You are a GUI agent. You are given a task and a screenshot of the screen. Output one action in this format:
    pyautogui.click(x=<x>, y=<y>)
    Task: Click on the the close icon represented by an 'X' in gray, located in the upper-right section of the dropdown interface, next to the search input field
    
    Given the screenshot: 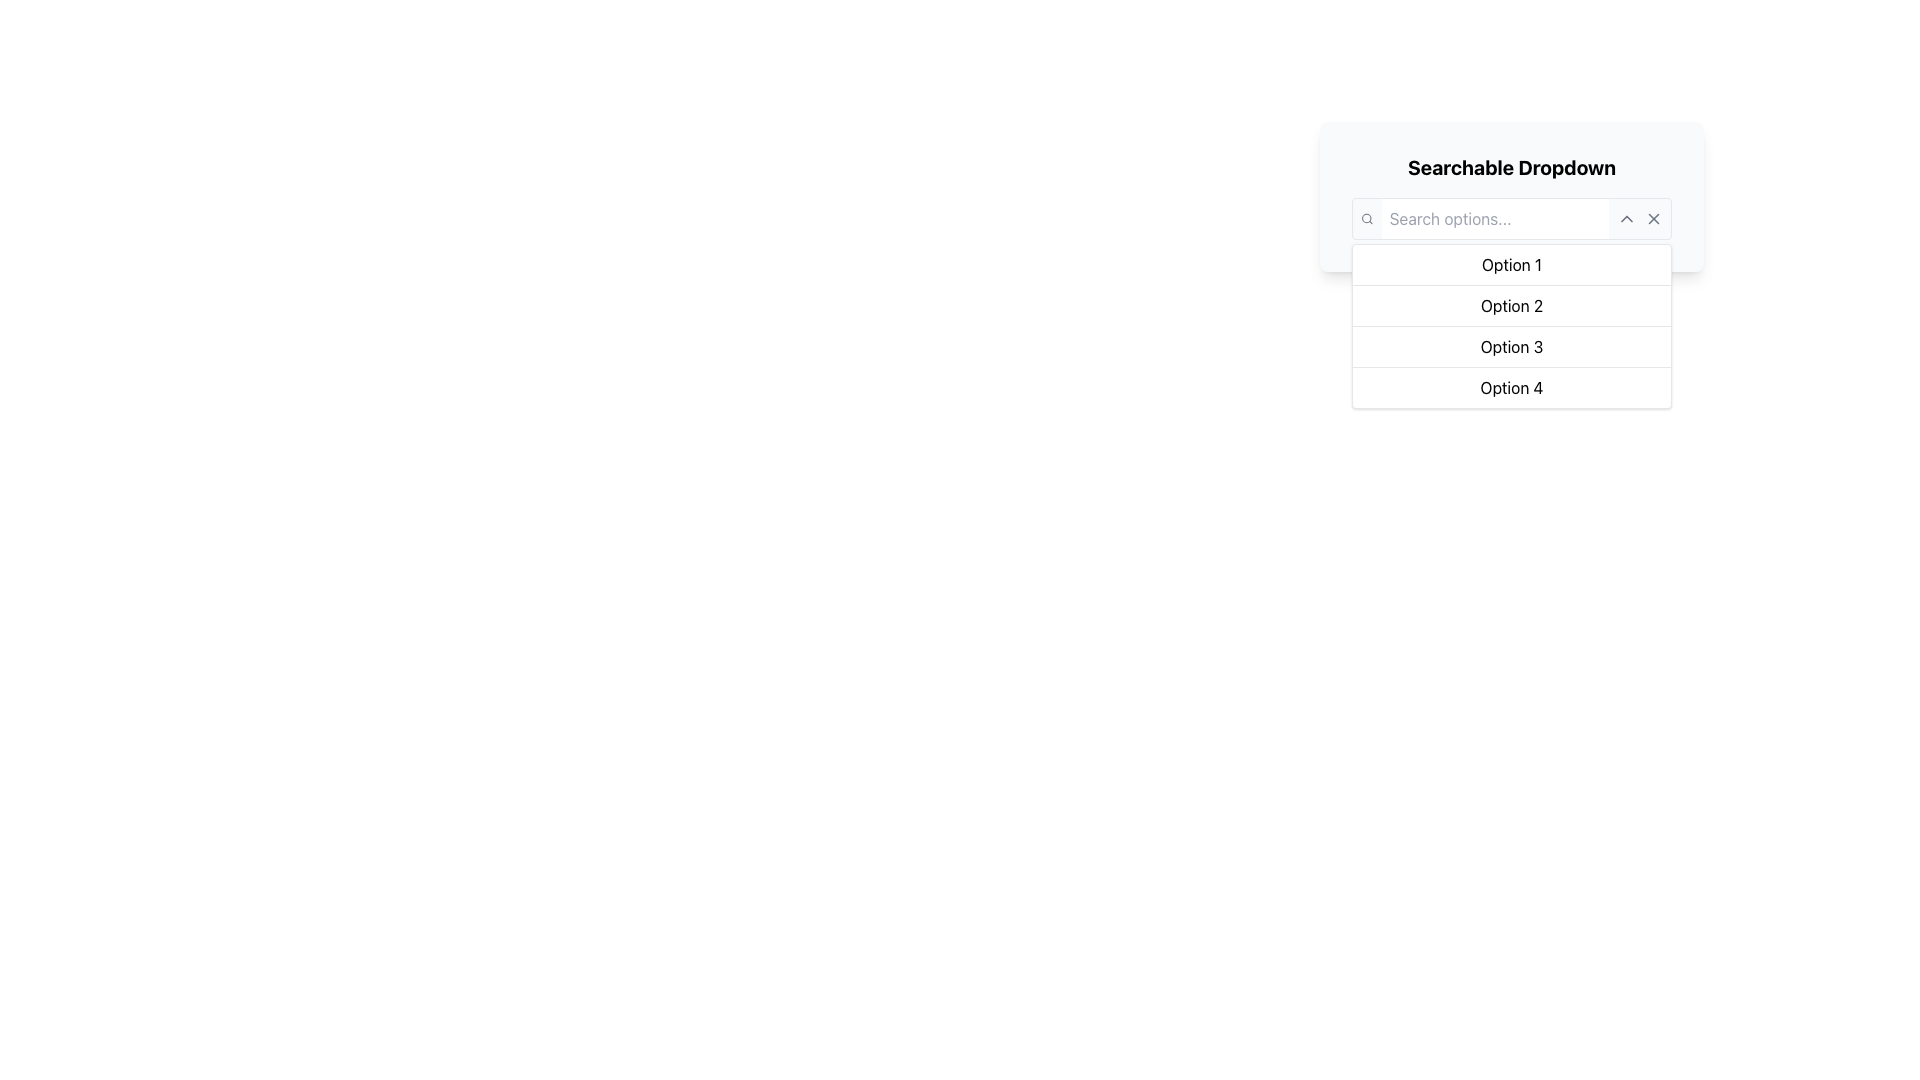 What is the action you would take?
    pyautogui.click(x=1654, y=219)
    